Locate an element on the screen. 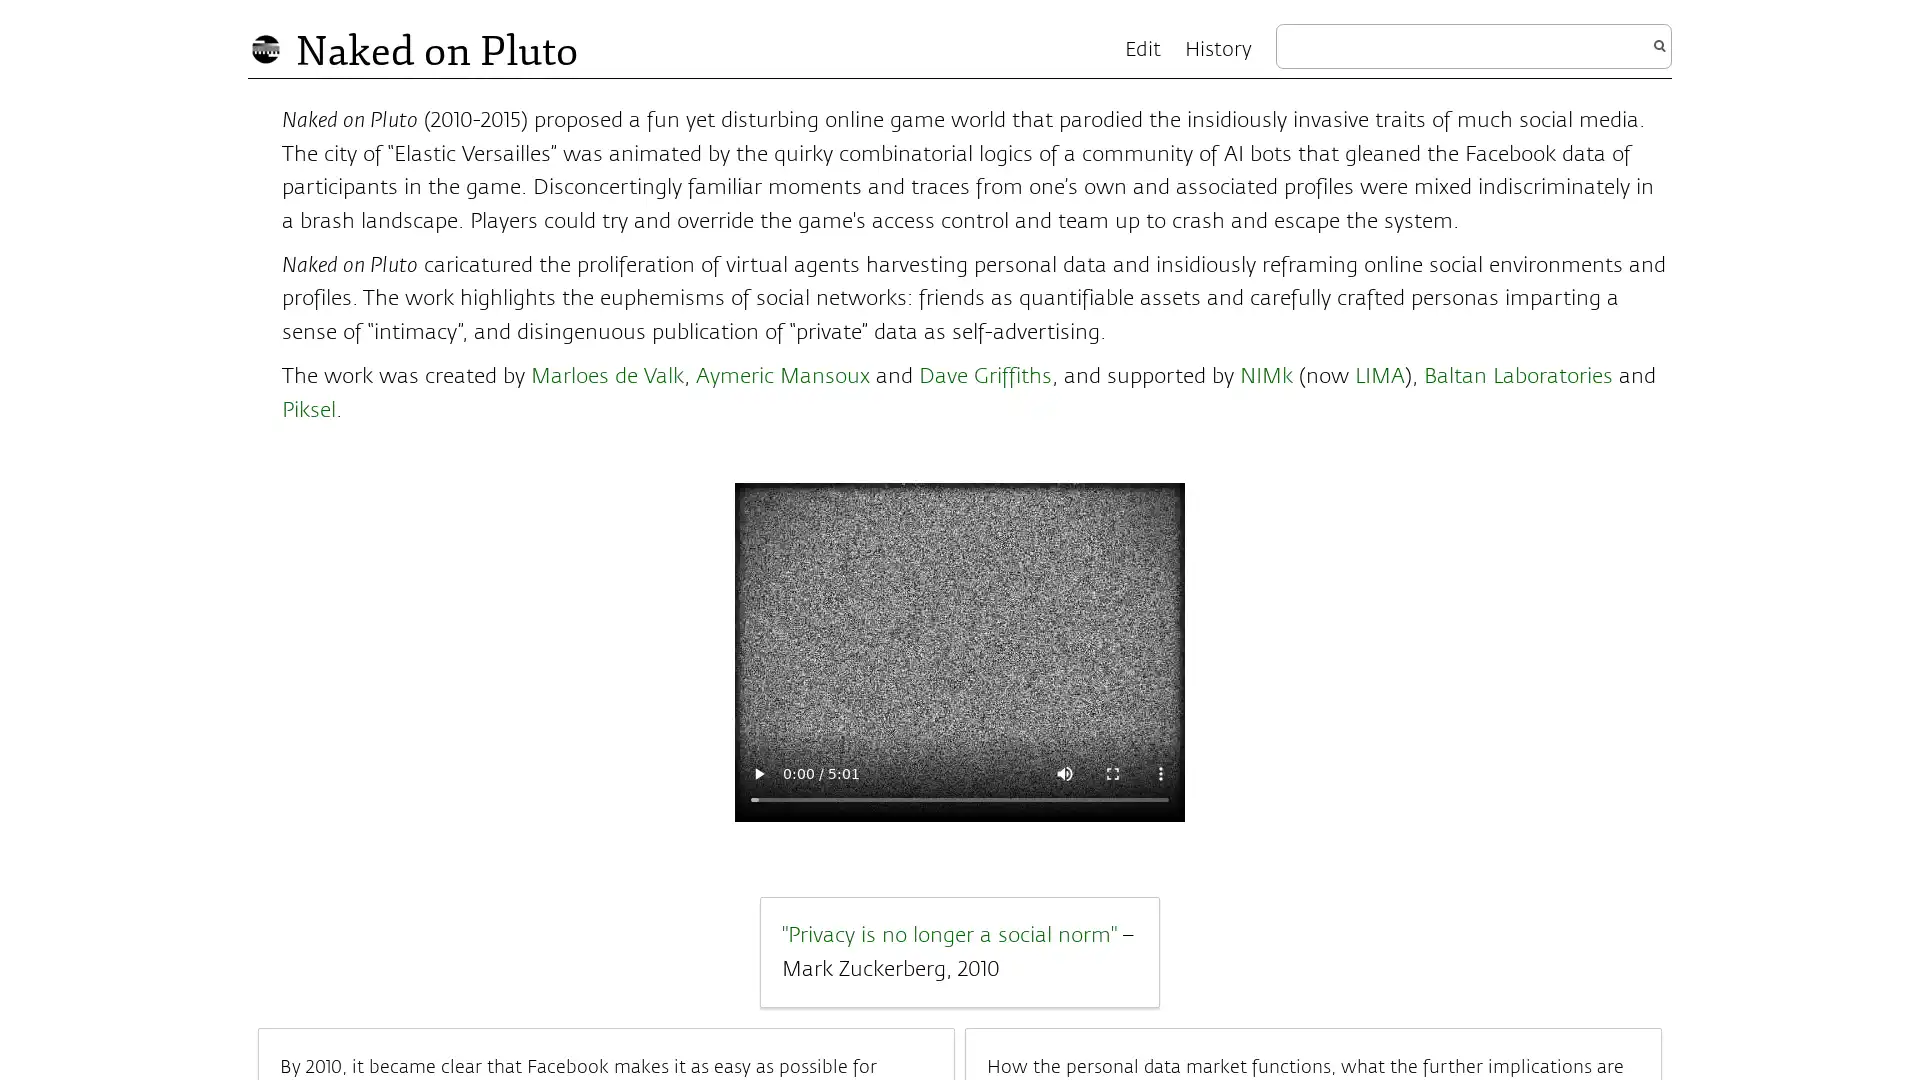 The height and width of the screenshot is (1080, 1920). enter full screen is located at coordinates (1112, 771).